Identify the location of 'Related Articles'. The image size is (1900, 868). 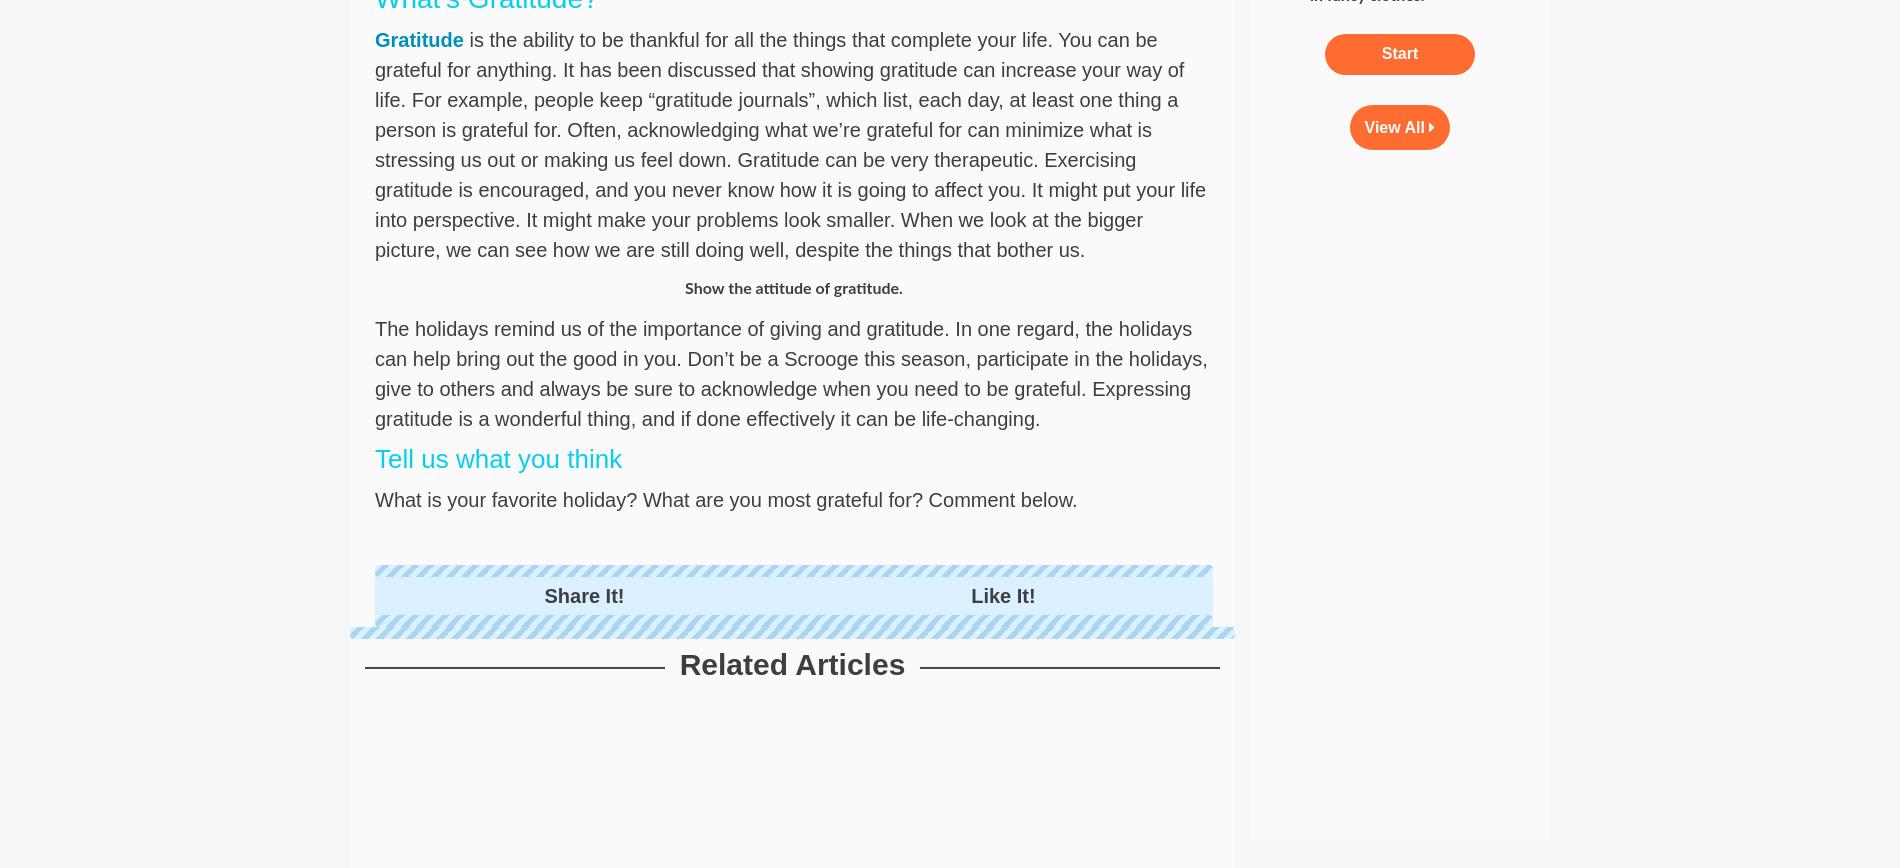
(679, 664).